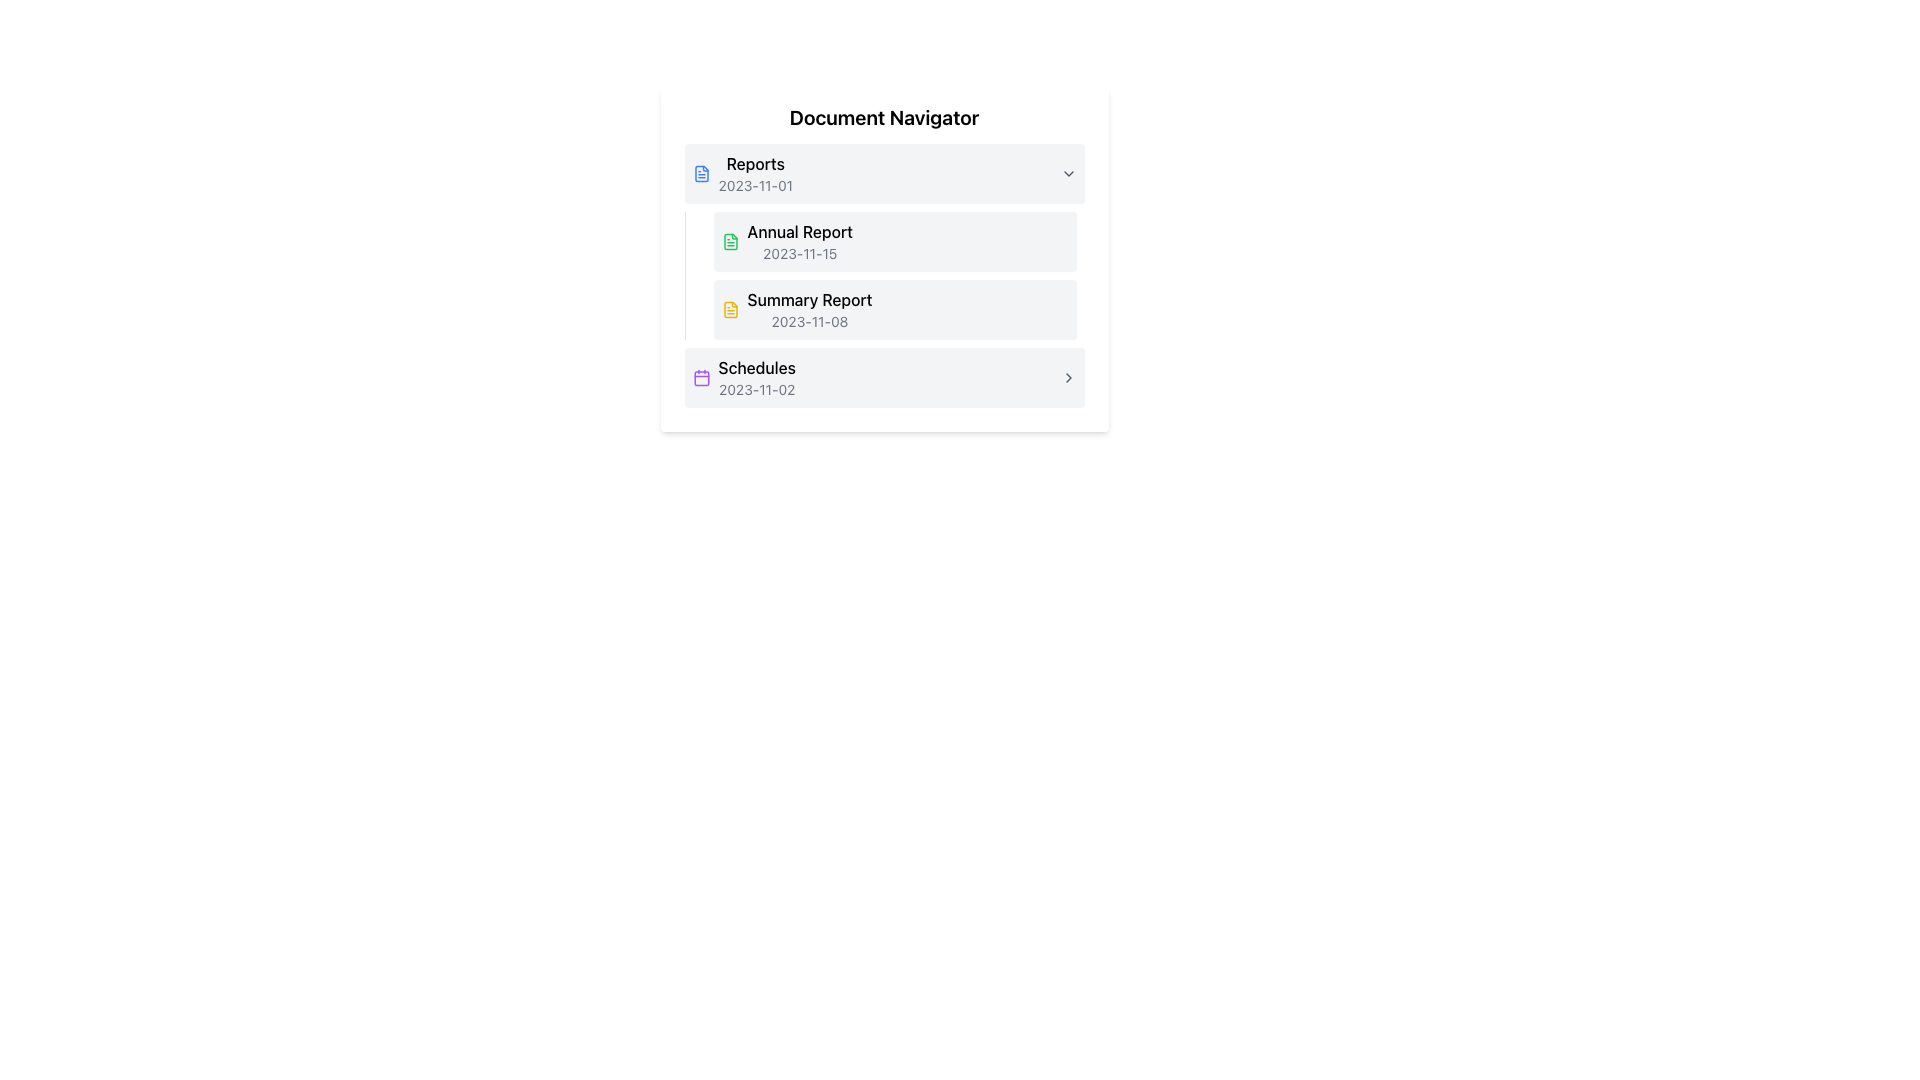 The width and height of the screenshot is (1920, 1080). I want to click on the calendar icon located within the 'Schedules' section of the 'Document Navigator' interface, so click(701, 378).